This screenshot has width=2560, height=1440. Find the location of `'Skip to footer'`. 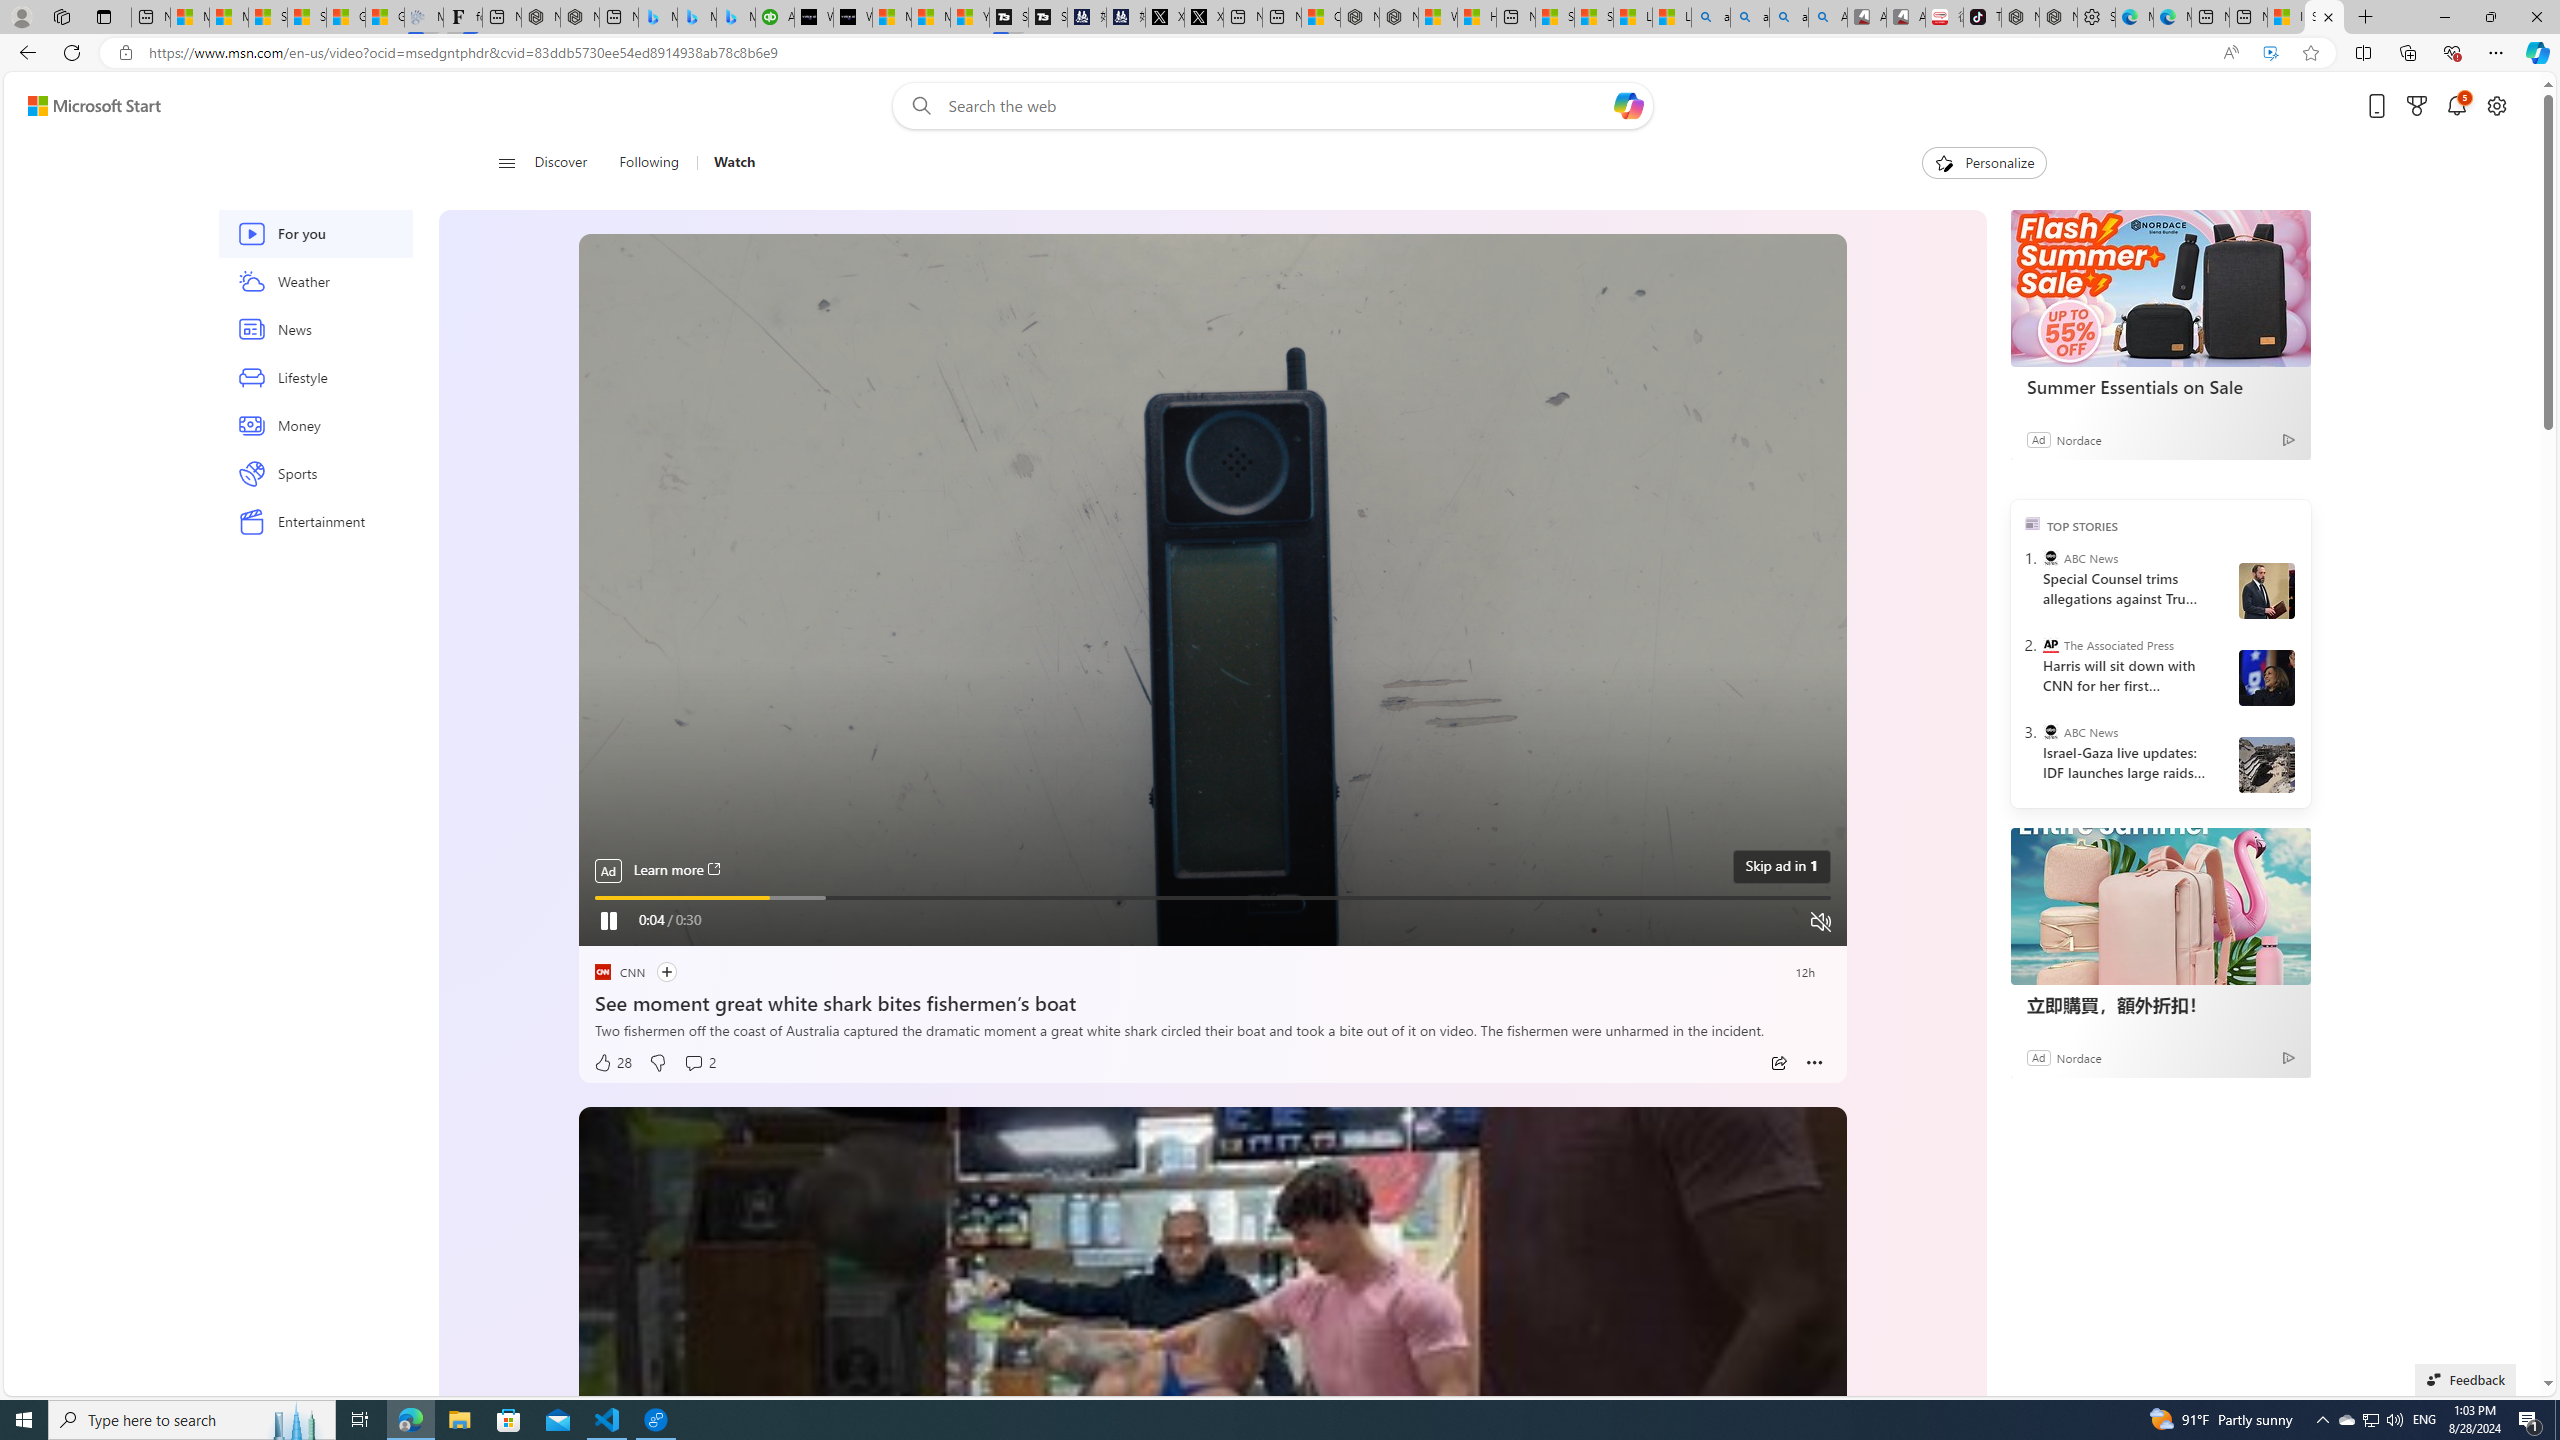

'Skip to footer' is located at coordinates (81, 104).